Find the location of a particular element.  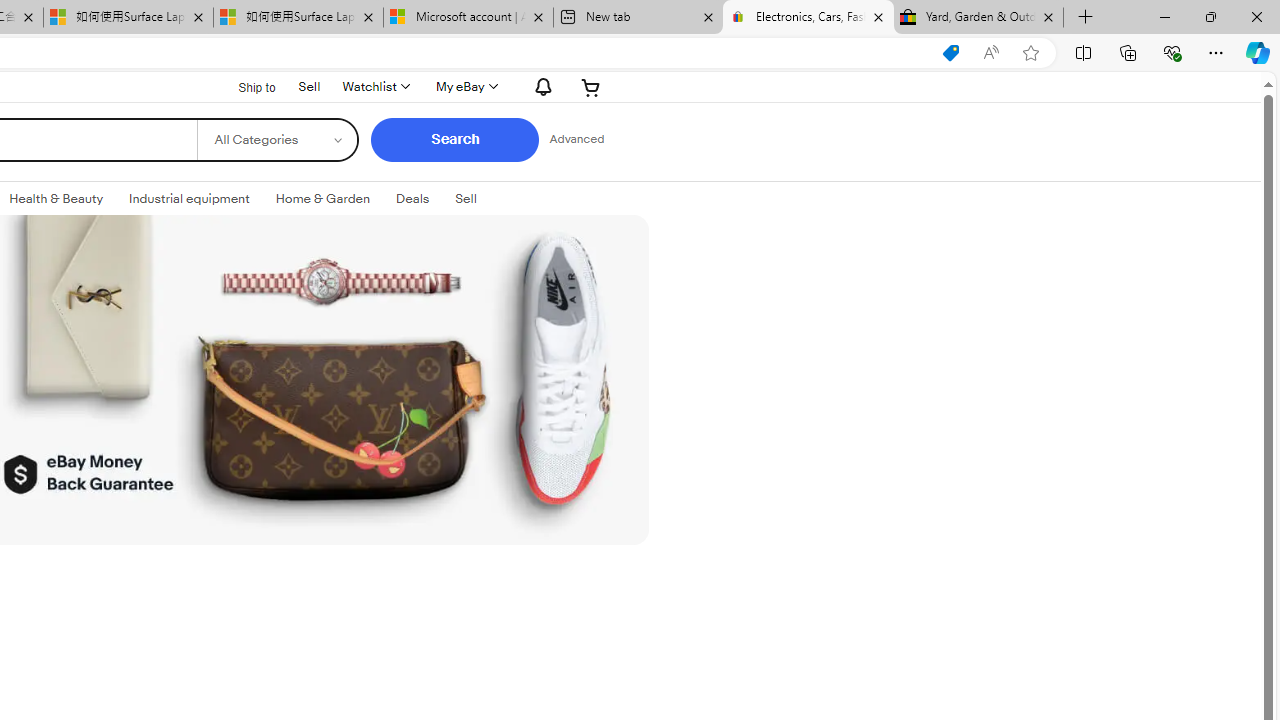

'Select a category for search' is located at coordinates (276, 139).